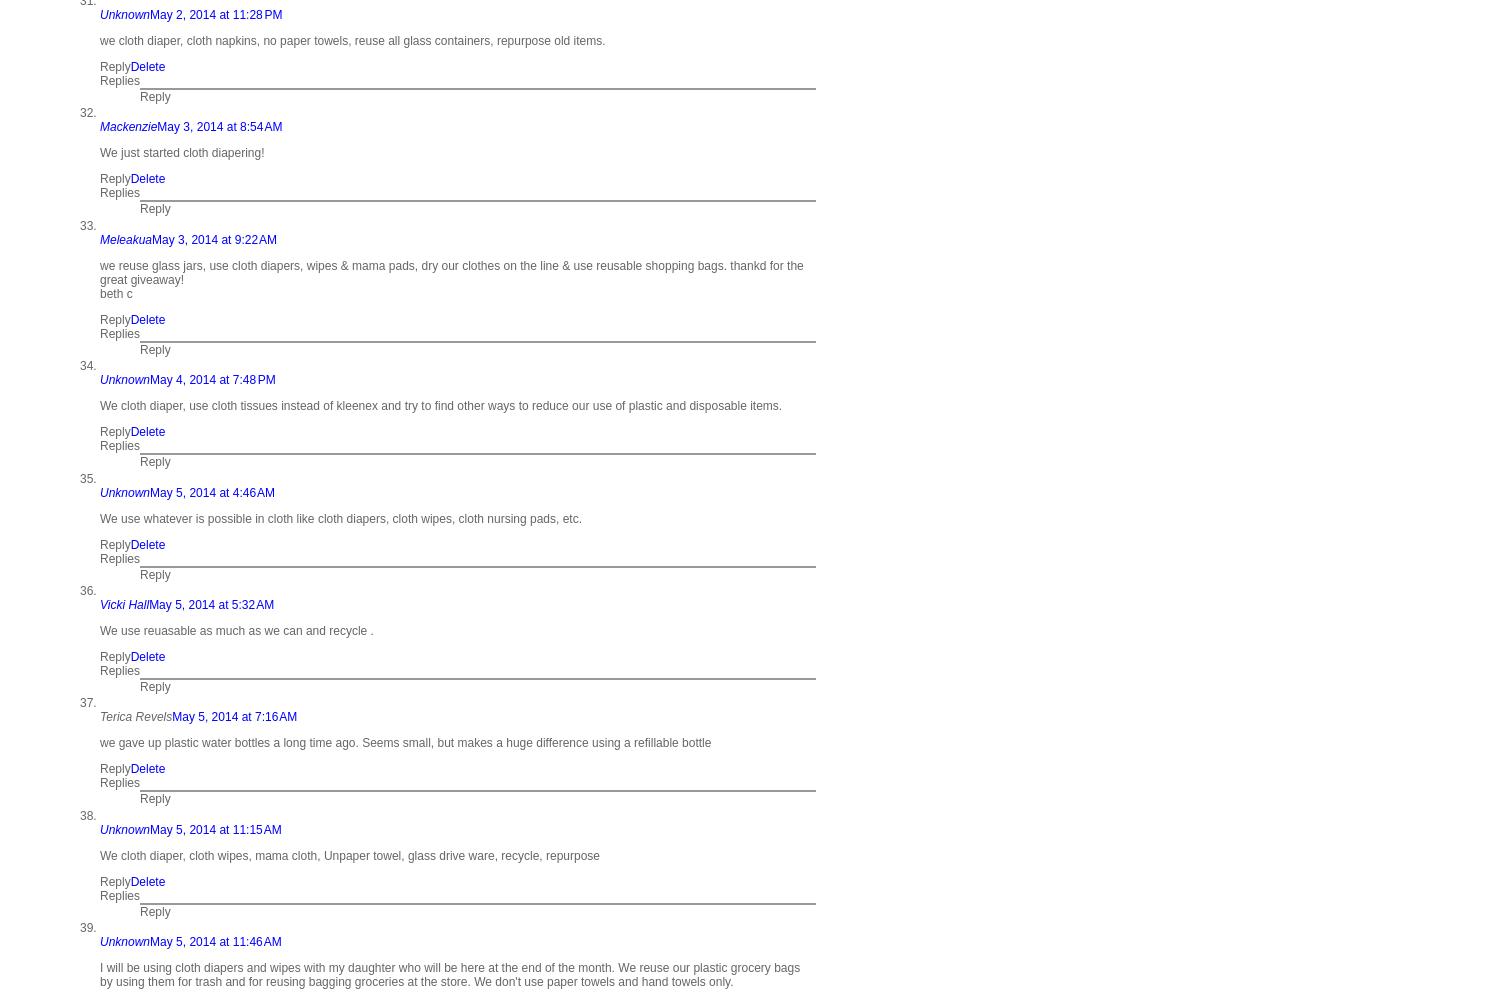  What do you see at coordinates (214, 828) in the screenshot?
I see `'May 5, 2014 at 11:15 AM'` at bounding box center [214, 828].